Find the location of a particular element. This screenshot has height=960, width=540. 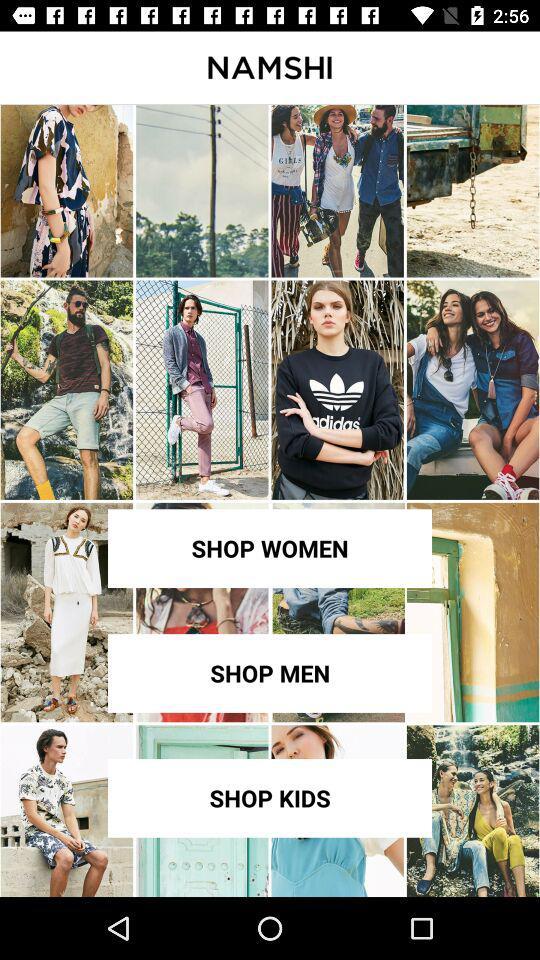

shop men icon is located at coordinates (270, 673).